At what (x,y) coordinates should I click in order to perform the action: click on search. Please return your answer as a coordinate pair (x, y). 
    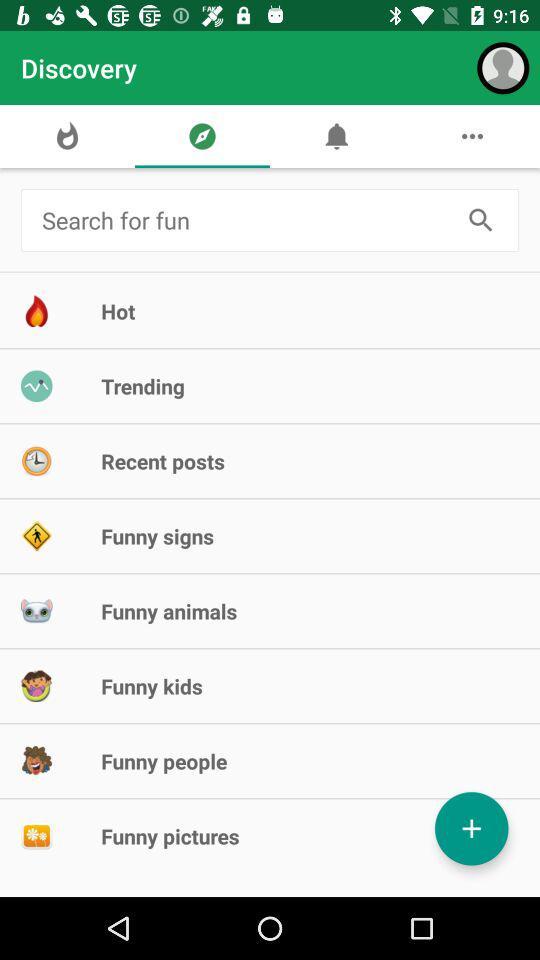
    Looking at the image, I should click on (480, 220).